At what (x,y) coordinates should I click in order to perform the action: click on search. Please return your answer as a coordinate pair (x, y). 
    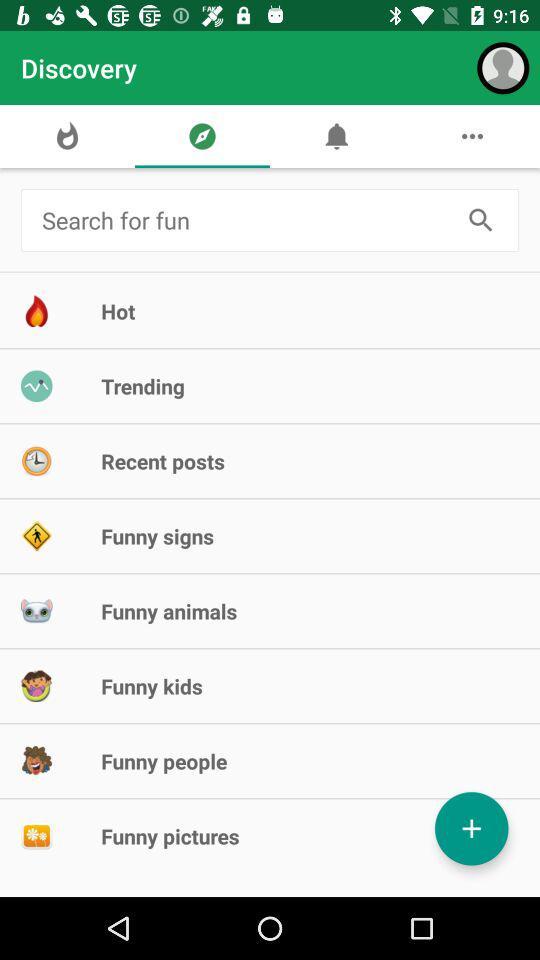
    Looking at the image, I should click on (480, 220).